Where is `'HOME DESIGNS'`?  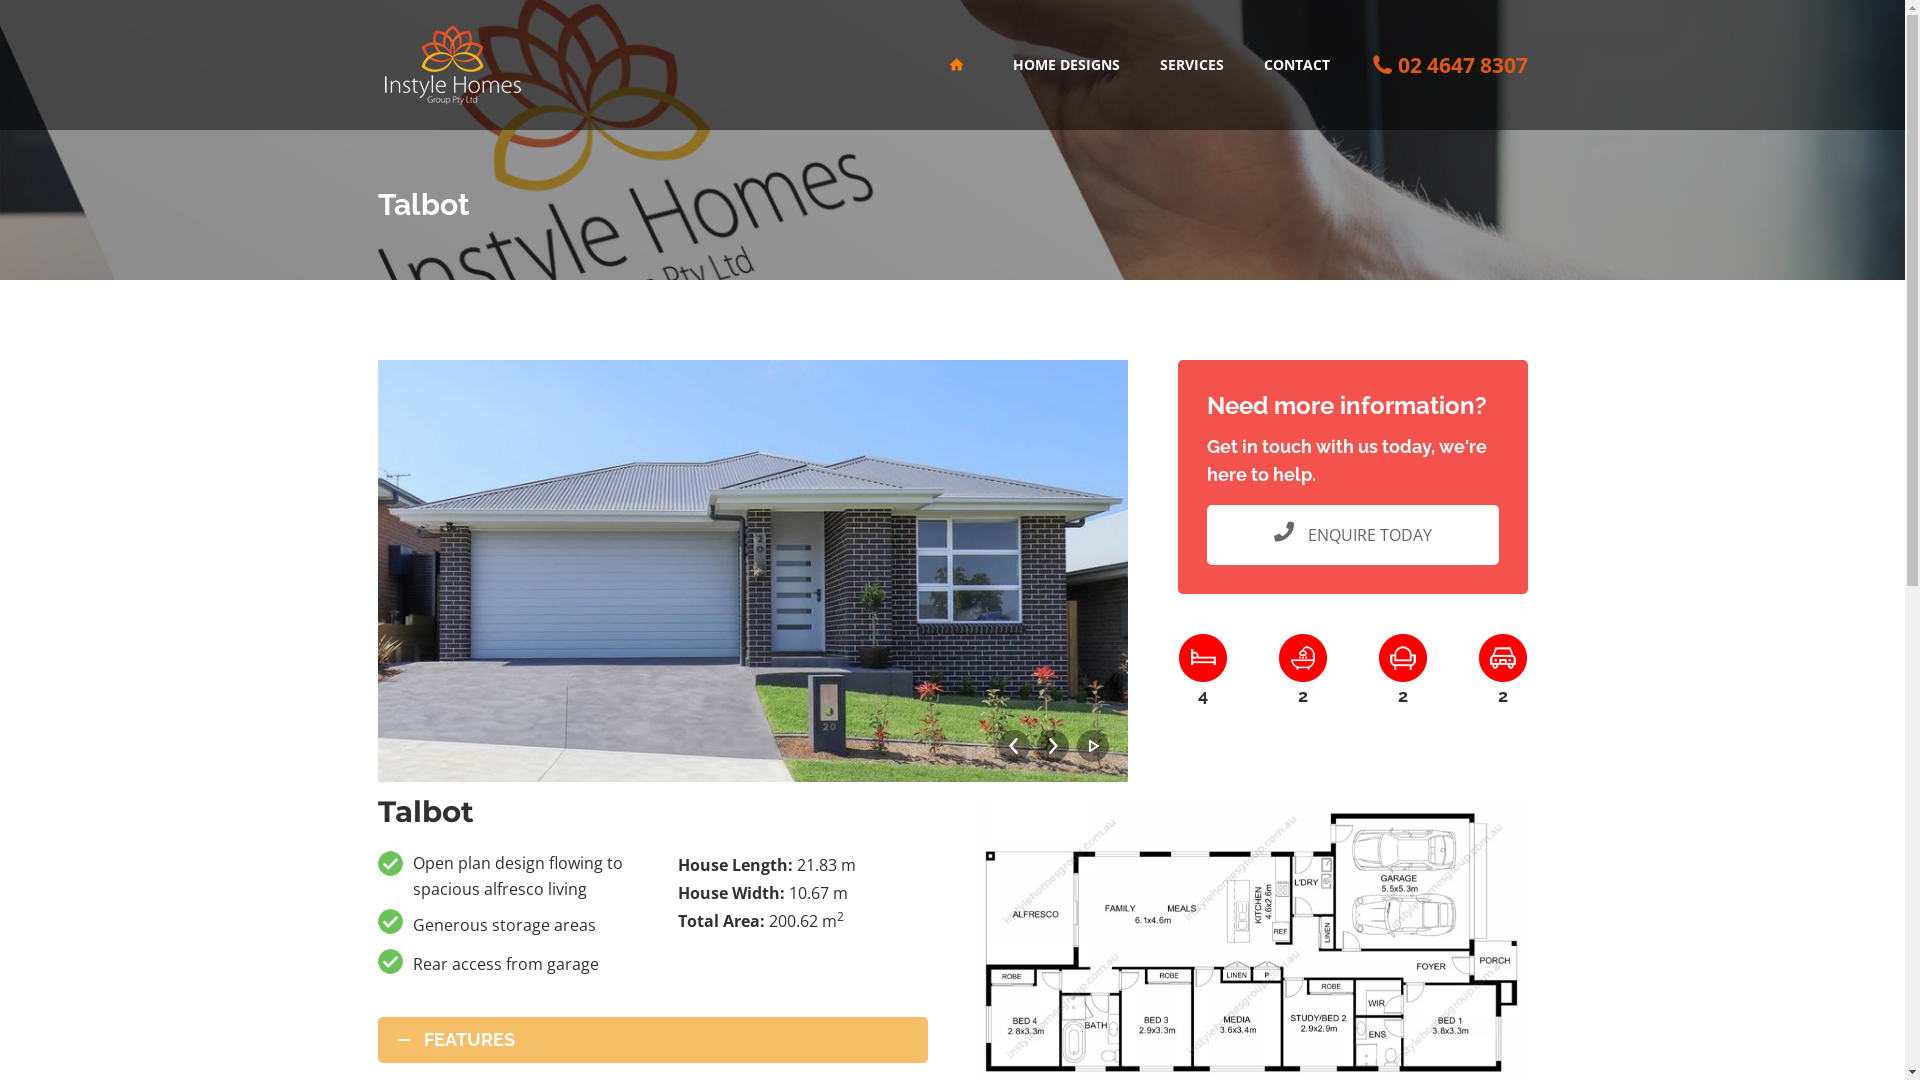
'HOME DESIGNS' is located at coordinates (998, 64).